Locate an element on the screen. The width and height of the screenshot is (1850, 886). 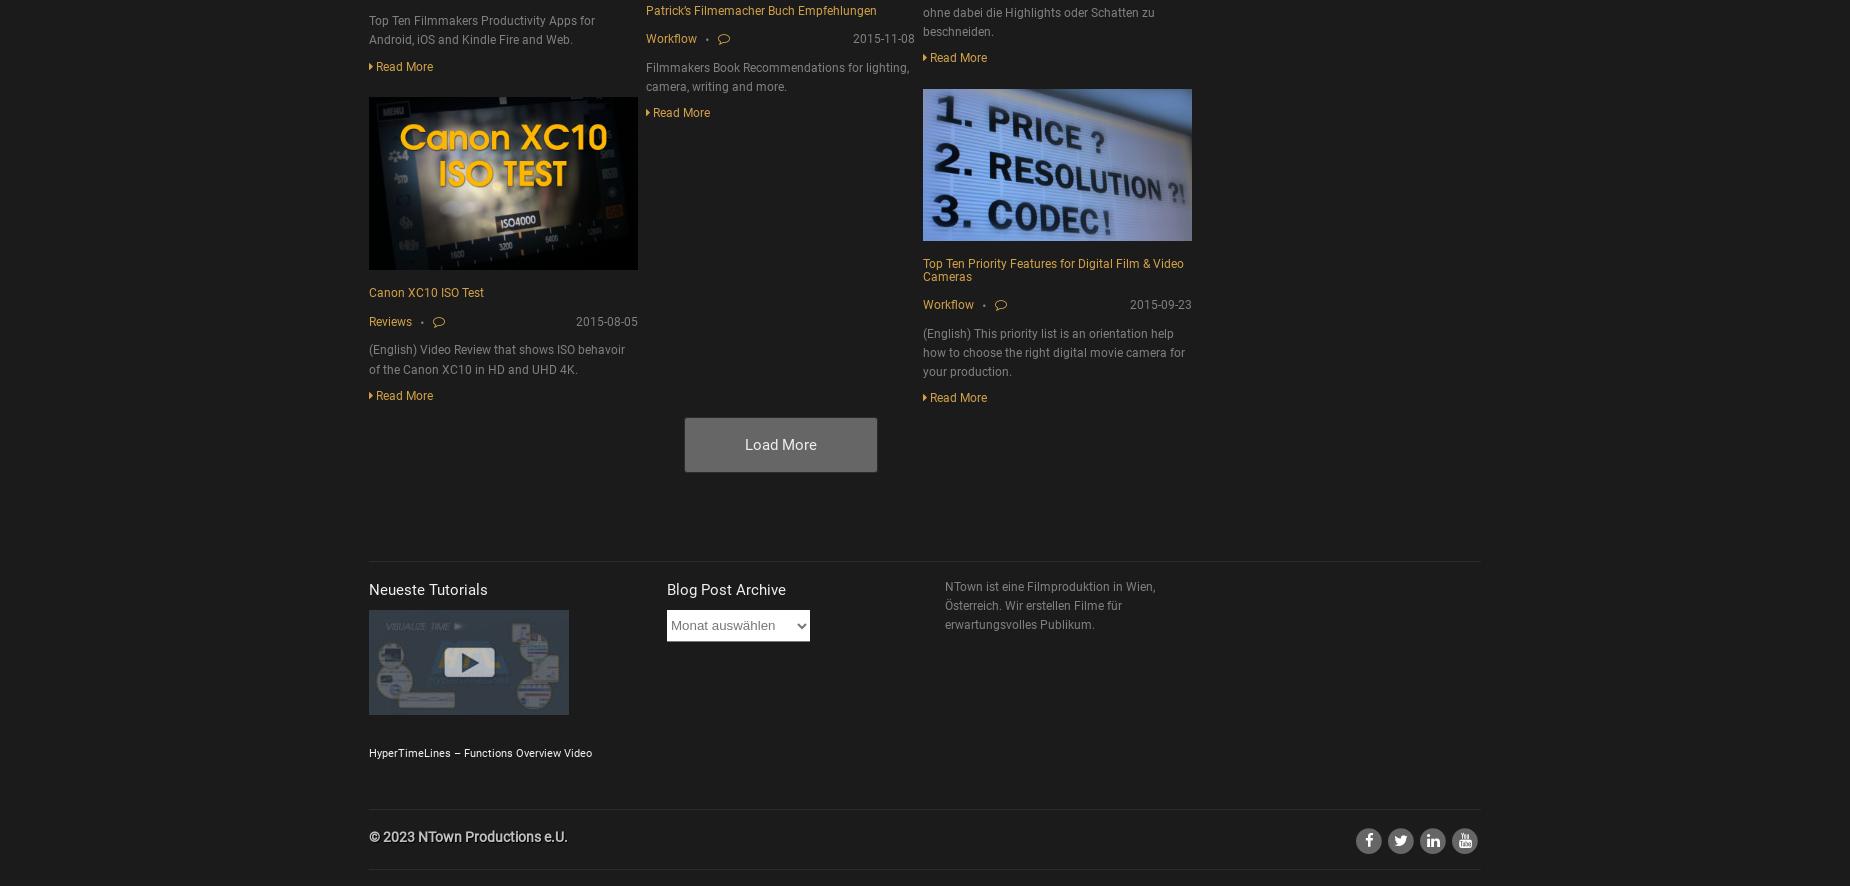
'Filmmakers Book Recommendations for lighting, camera, writing and more.' is located at coordinates (777, 75).